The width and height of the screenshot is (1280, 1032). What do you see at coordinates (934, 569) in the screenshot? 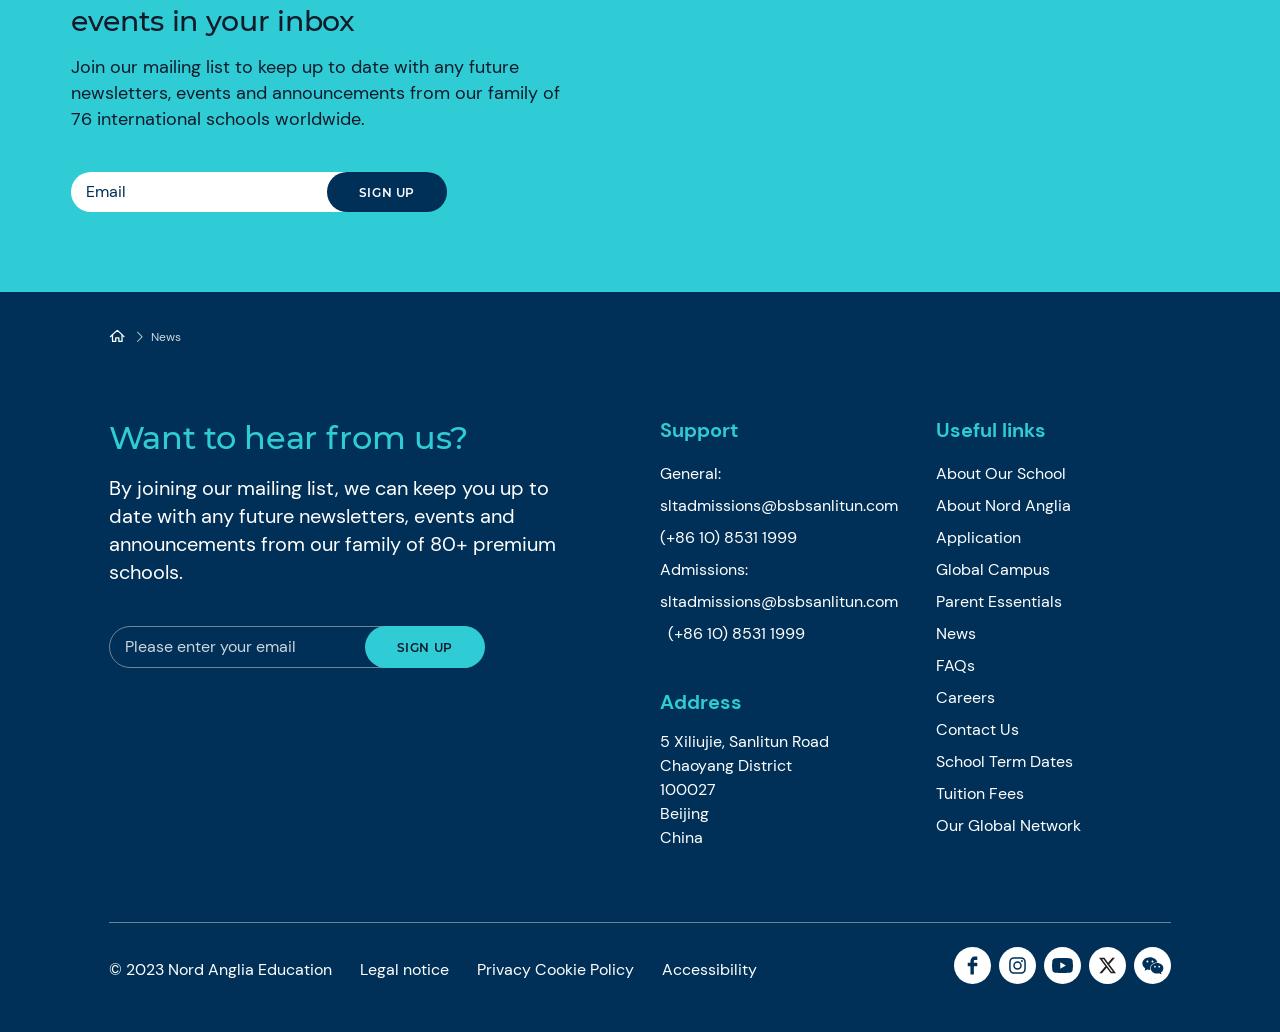
I see `'Global Campus'` at bounding box center [934, 569].